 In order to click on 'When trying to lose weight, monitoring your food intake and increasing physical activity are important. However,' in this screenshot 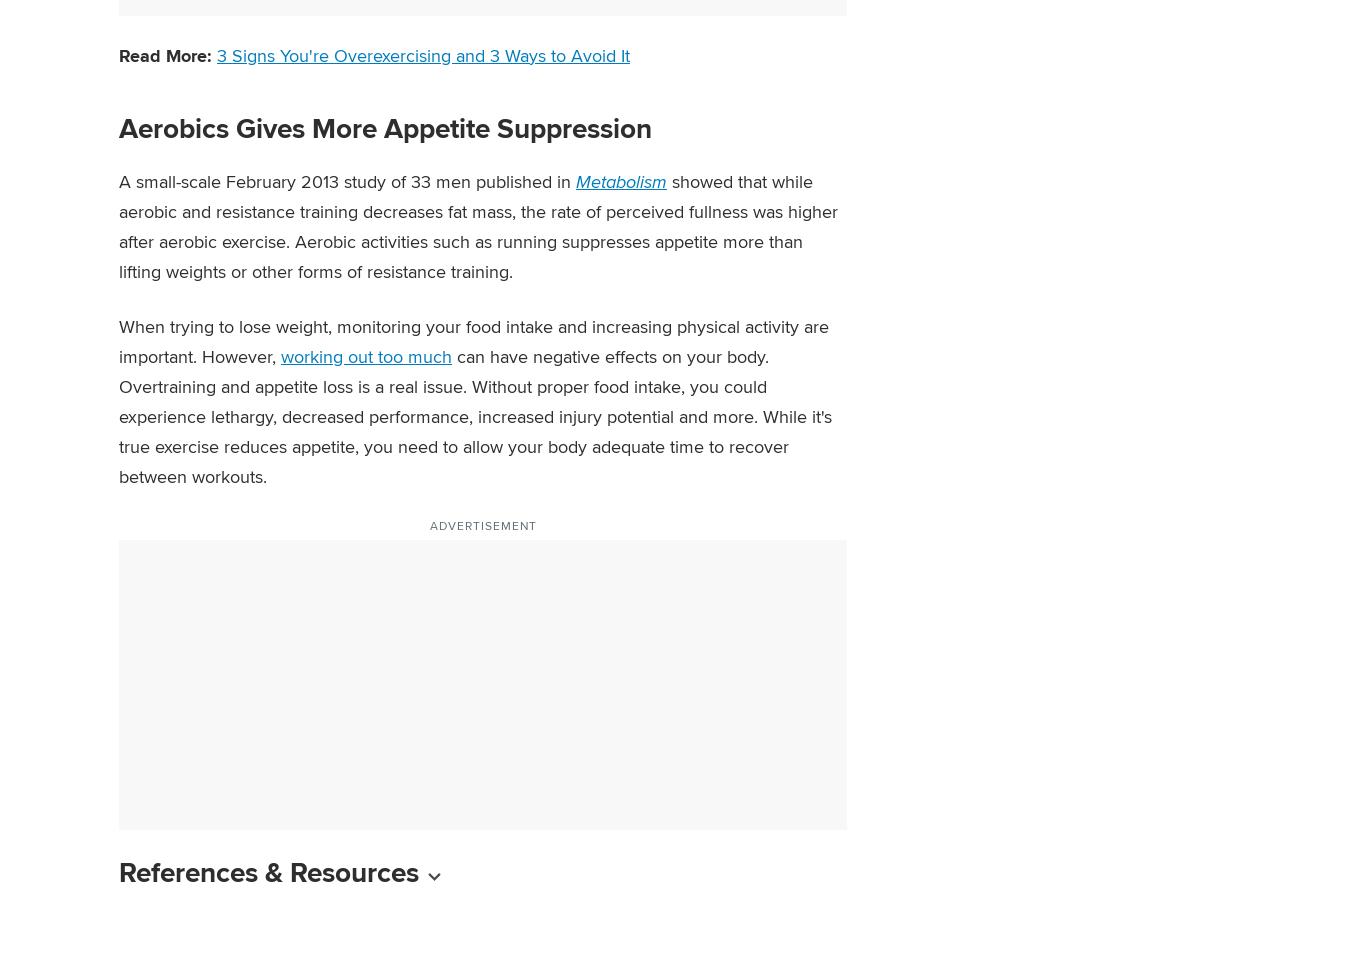, I will do `click(474, 340)`.